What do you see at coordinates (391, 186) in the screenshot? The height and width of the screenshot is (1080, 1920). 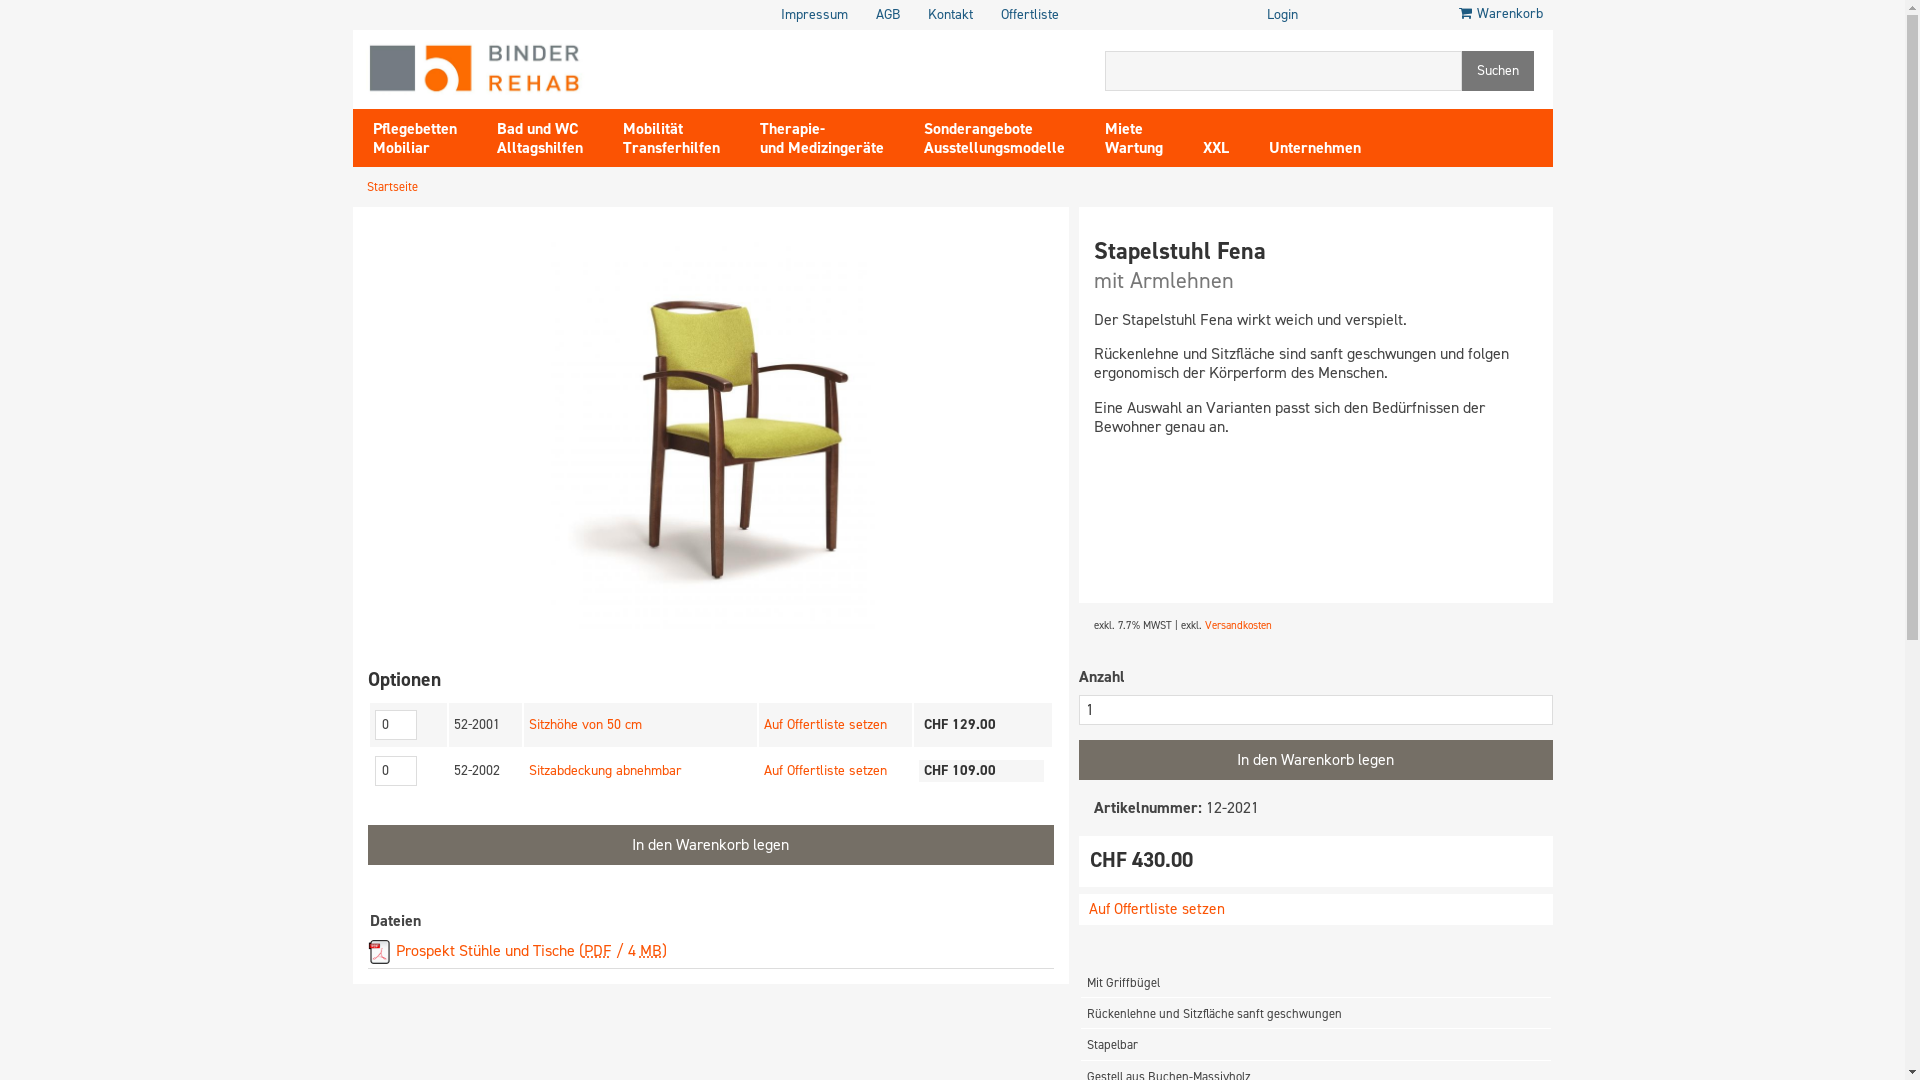 I see `'Startseite'` at bounding box center [391, 186].